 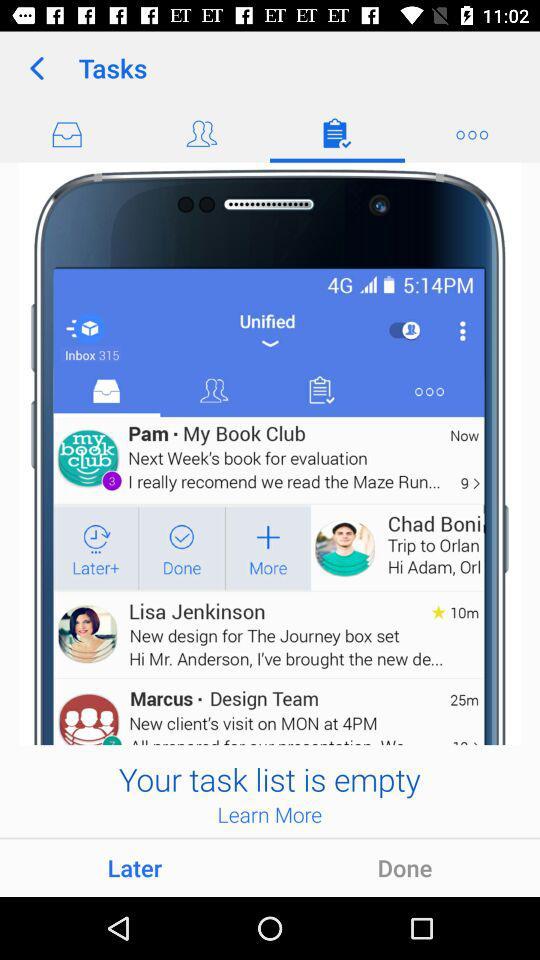 I want to click on the app below the your task list item, so click(x=269, y=814).